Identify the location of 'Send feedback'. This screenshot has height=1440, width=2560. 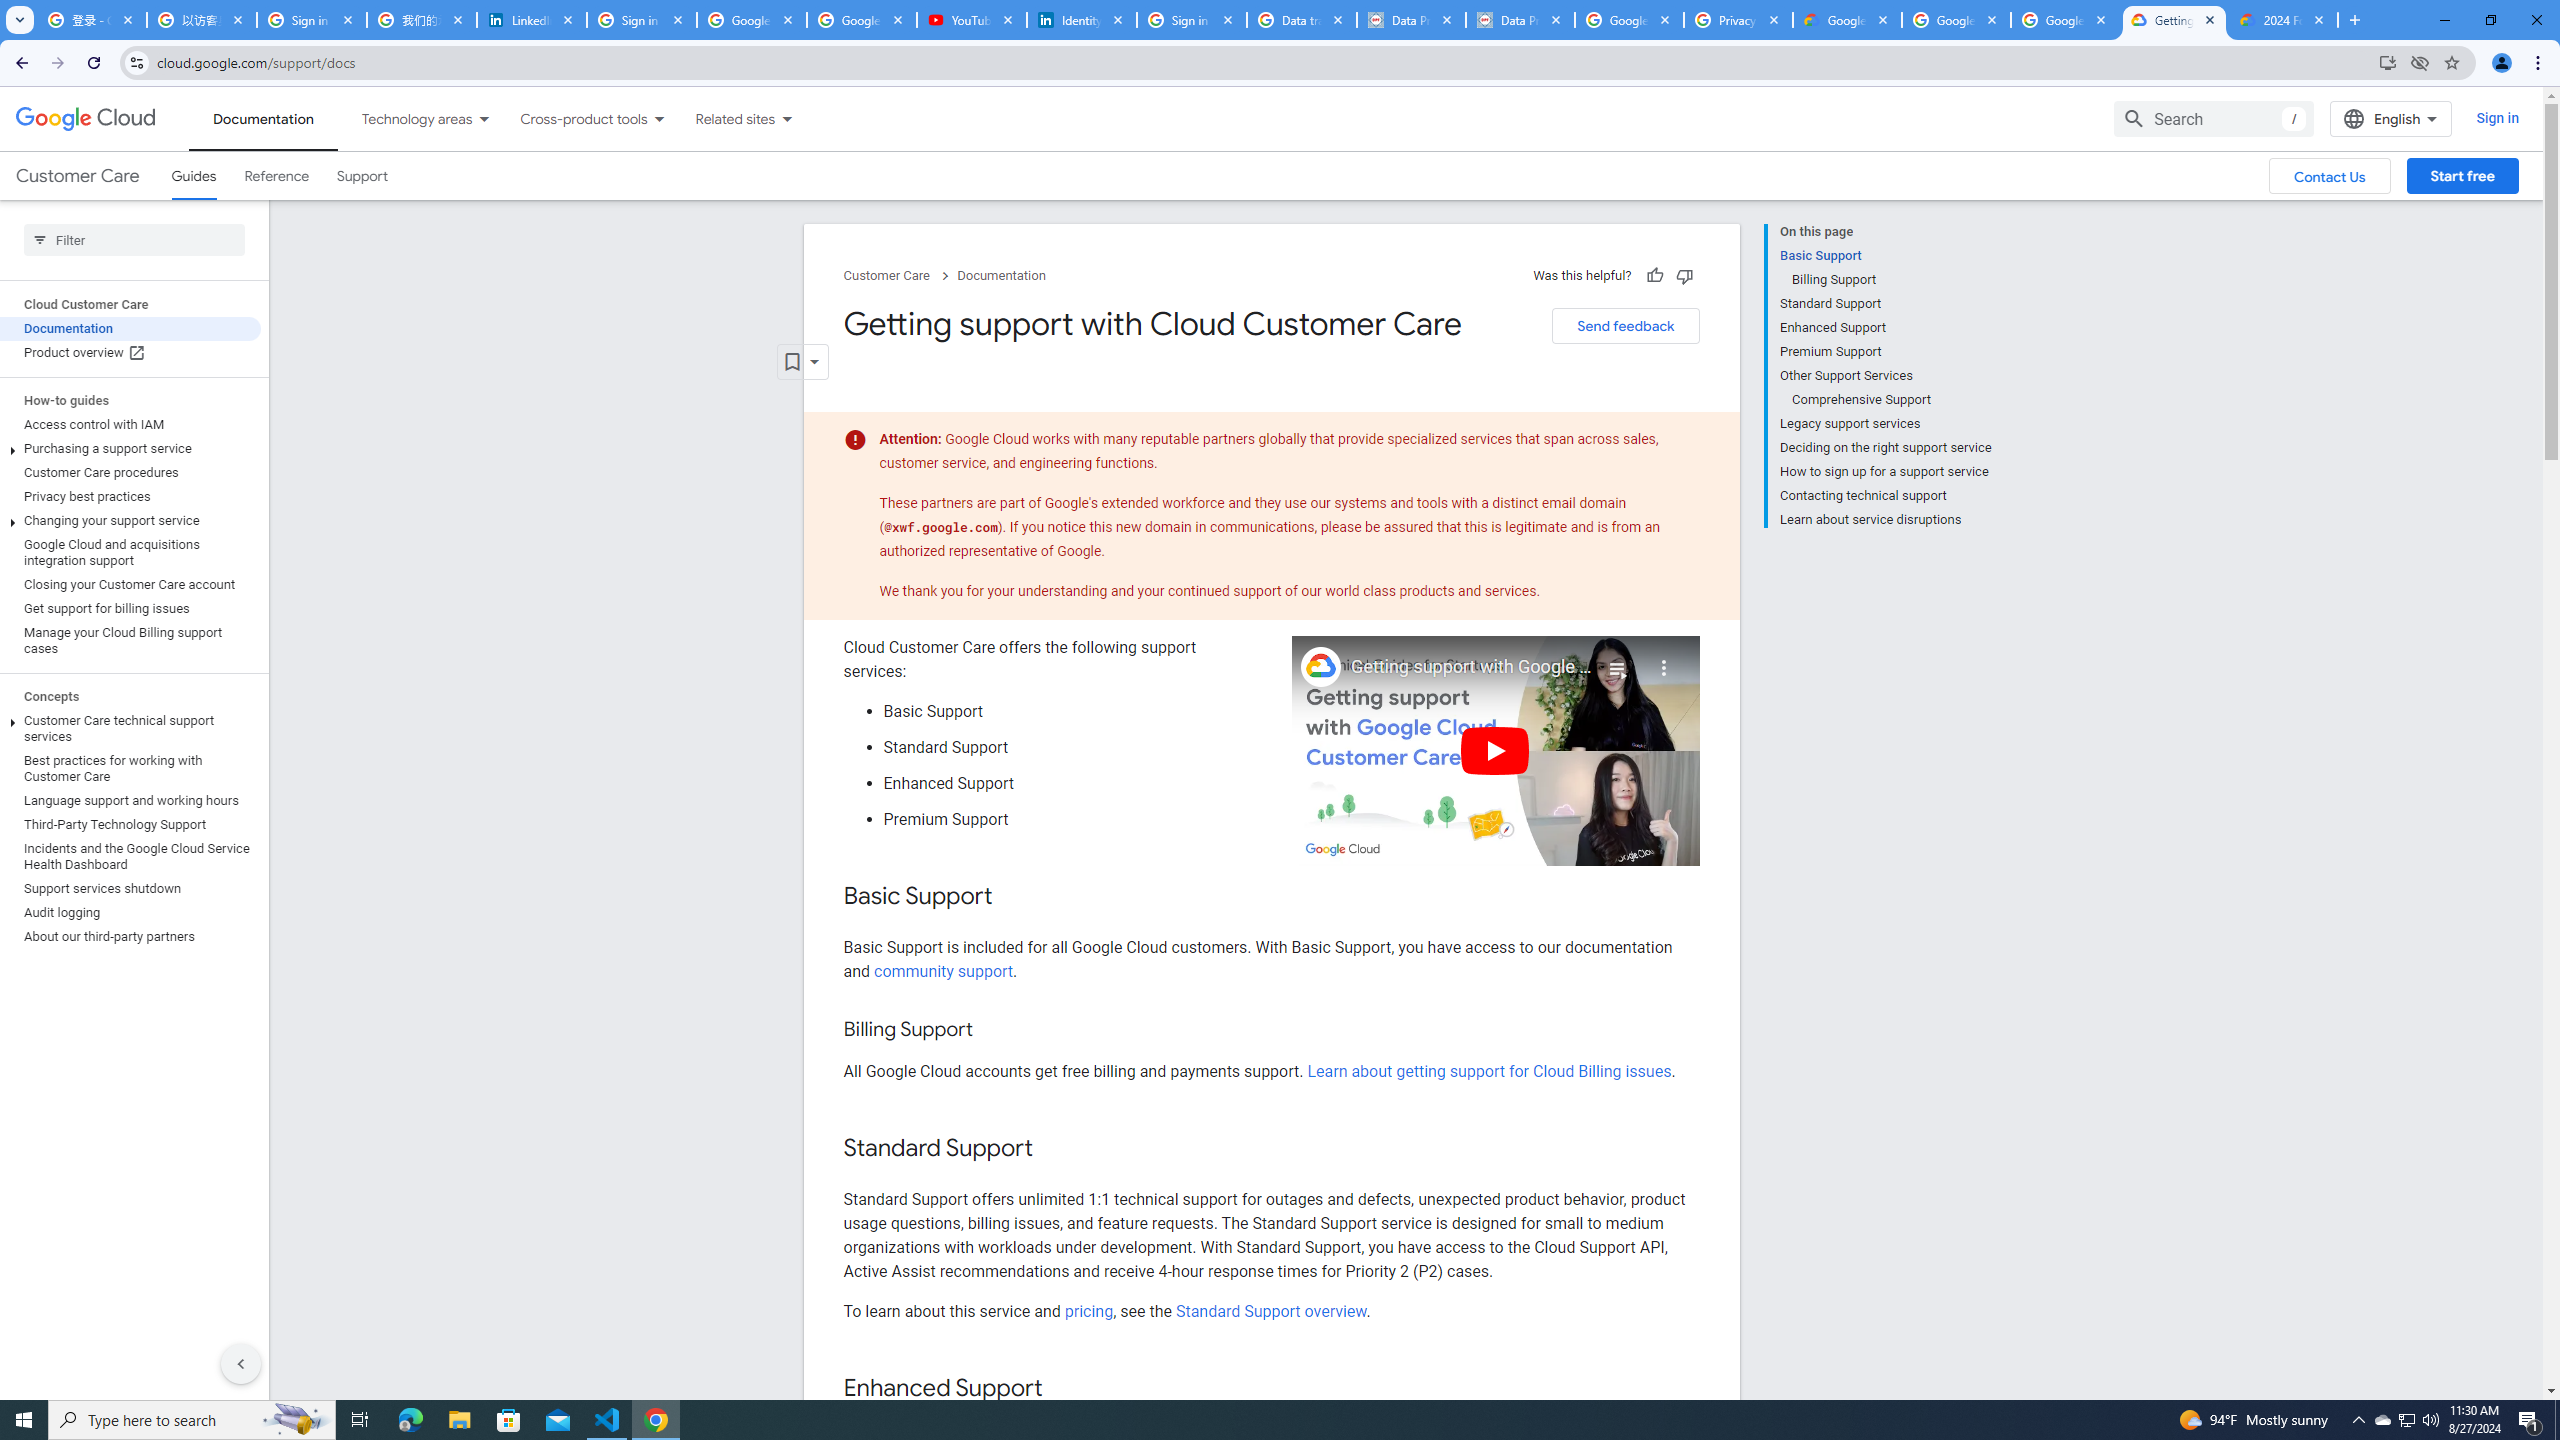
(1625, 325).